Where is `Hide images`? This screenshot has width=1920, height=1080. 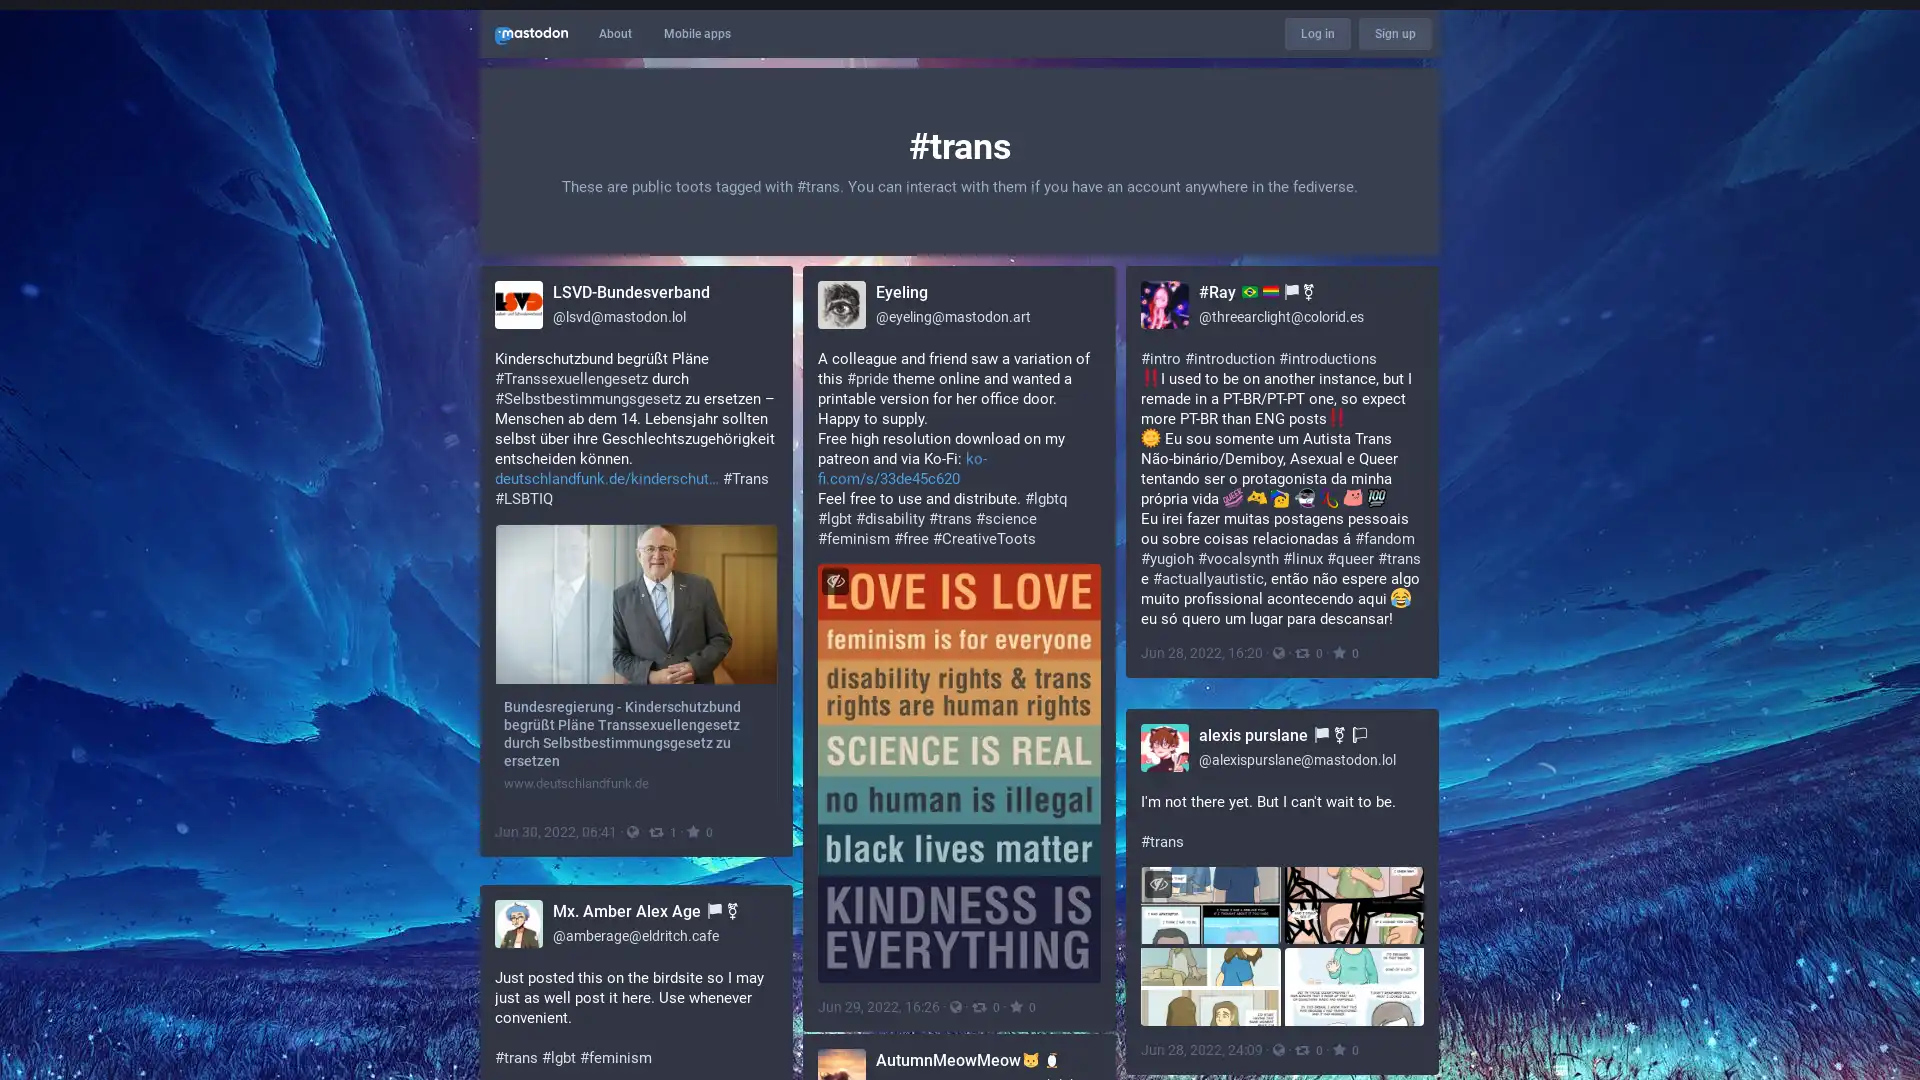
Hide images is located at coordinates (1158, 882).